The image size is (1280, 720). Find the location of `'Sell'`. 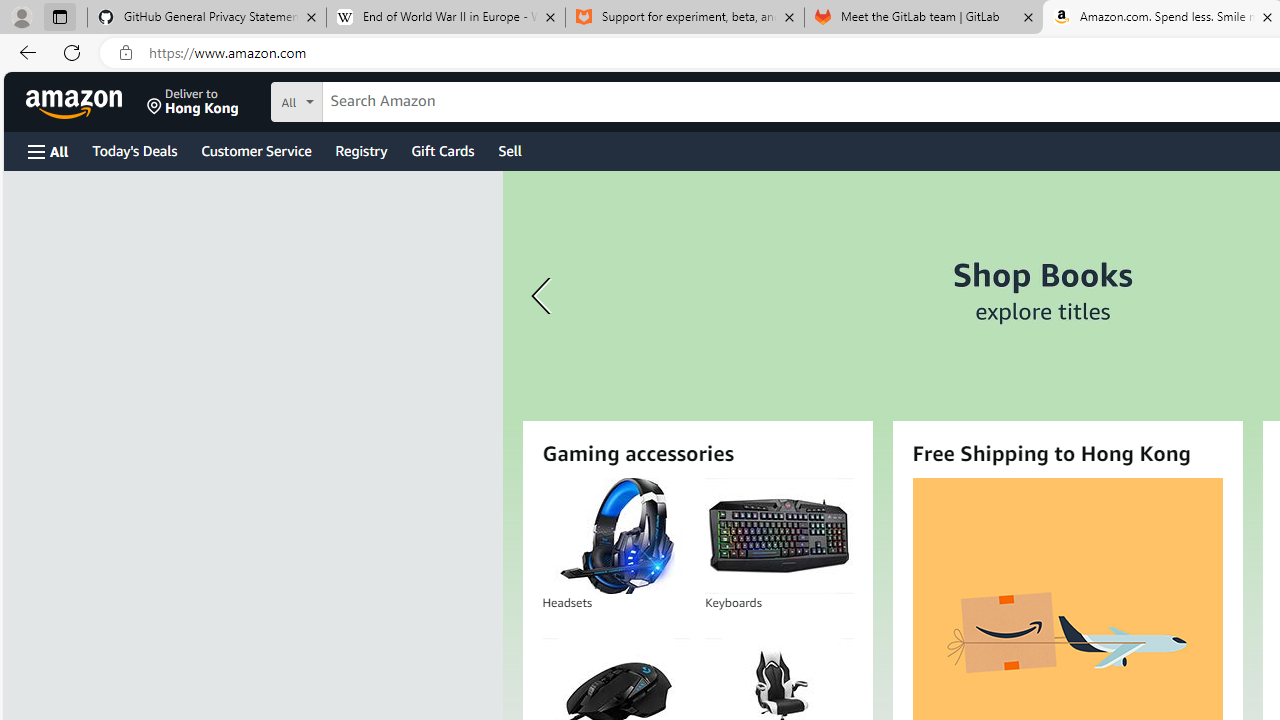

'Sell' is located at coordinates (510, 149).